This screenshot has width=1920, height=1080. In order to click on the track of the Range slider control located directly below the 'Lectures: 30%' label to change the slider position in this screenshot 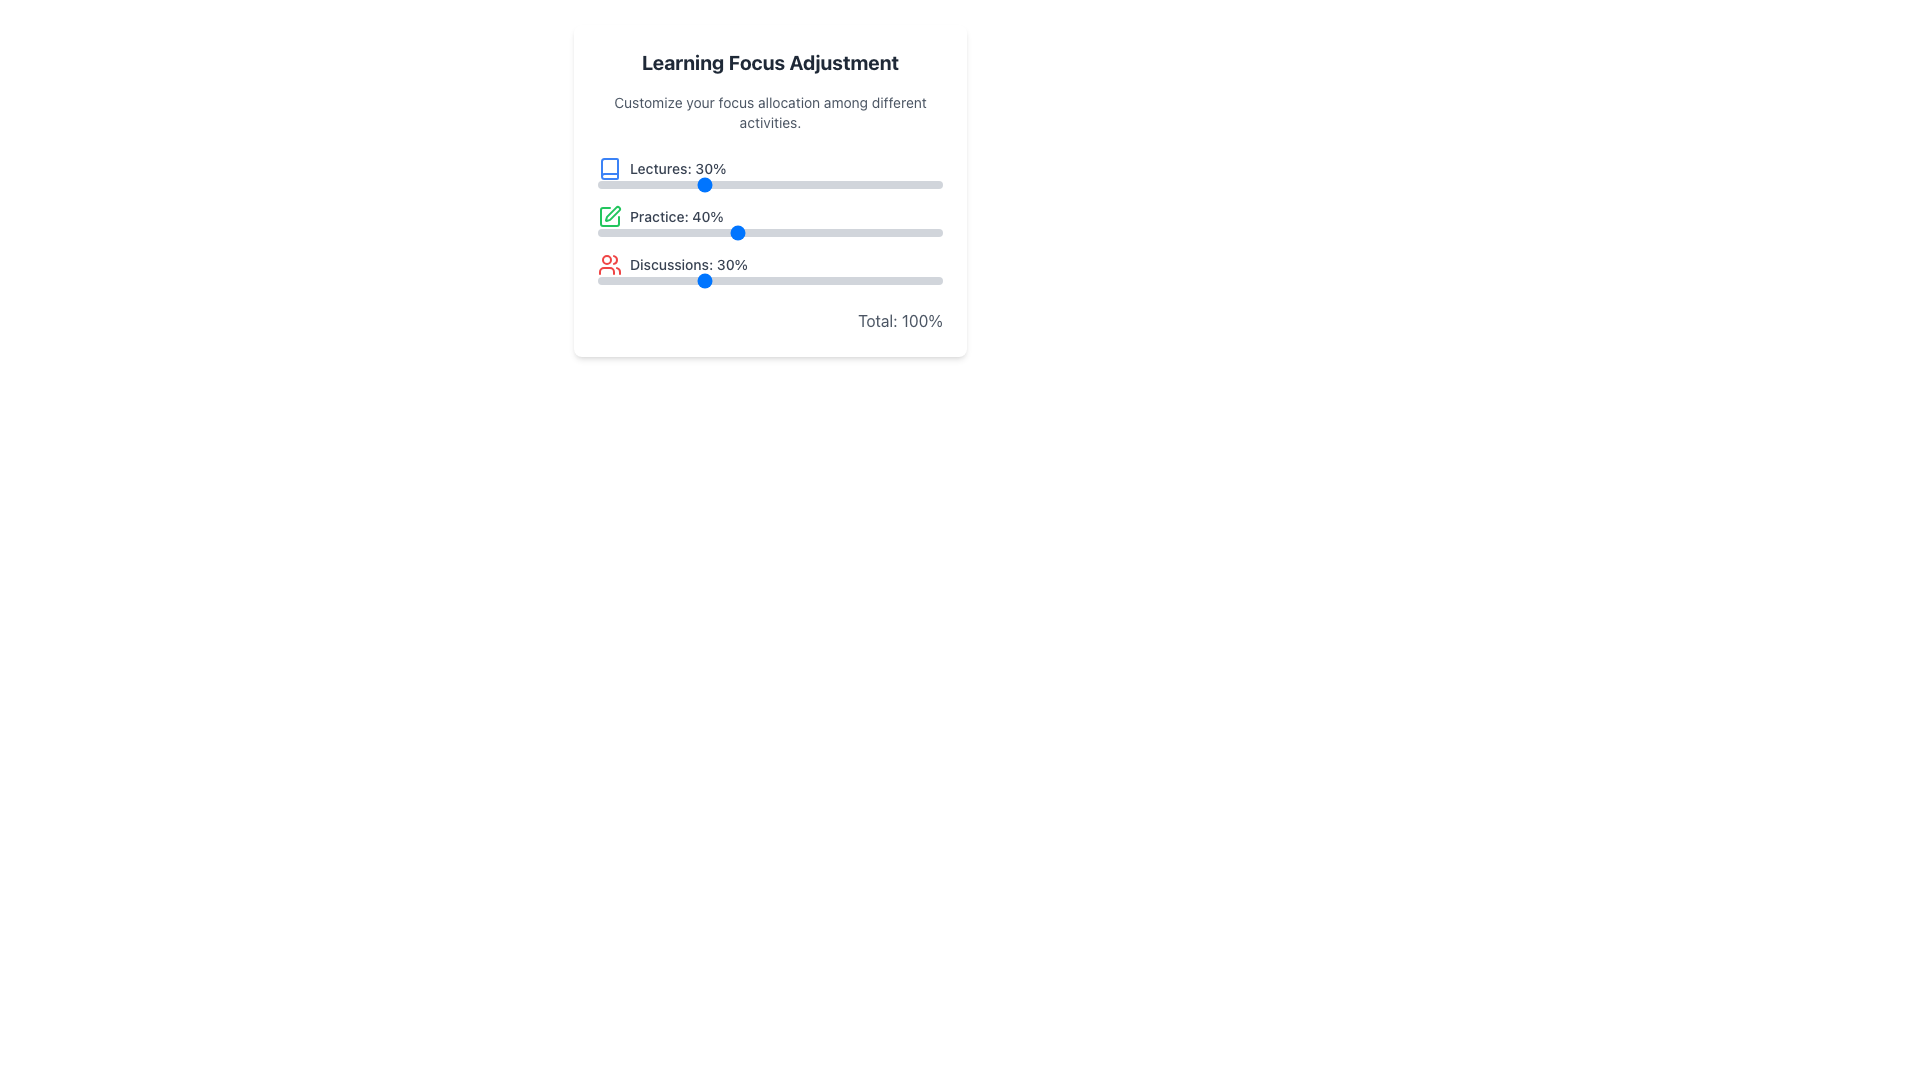, I will do `click(769, 185)`.